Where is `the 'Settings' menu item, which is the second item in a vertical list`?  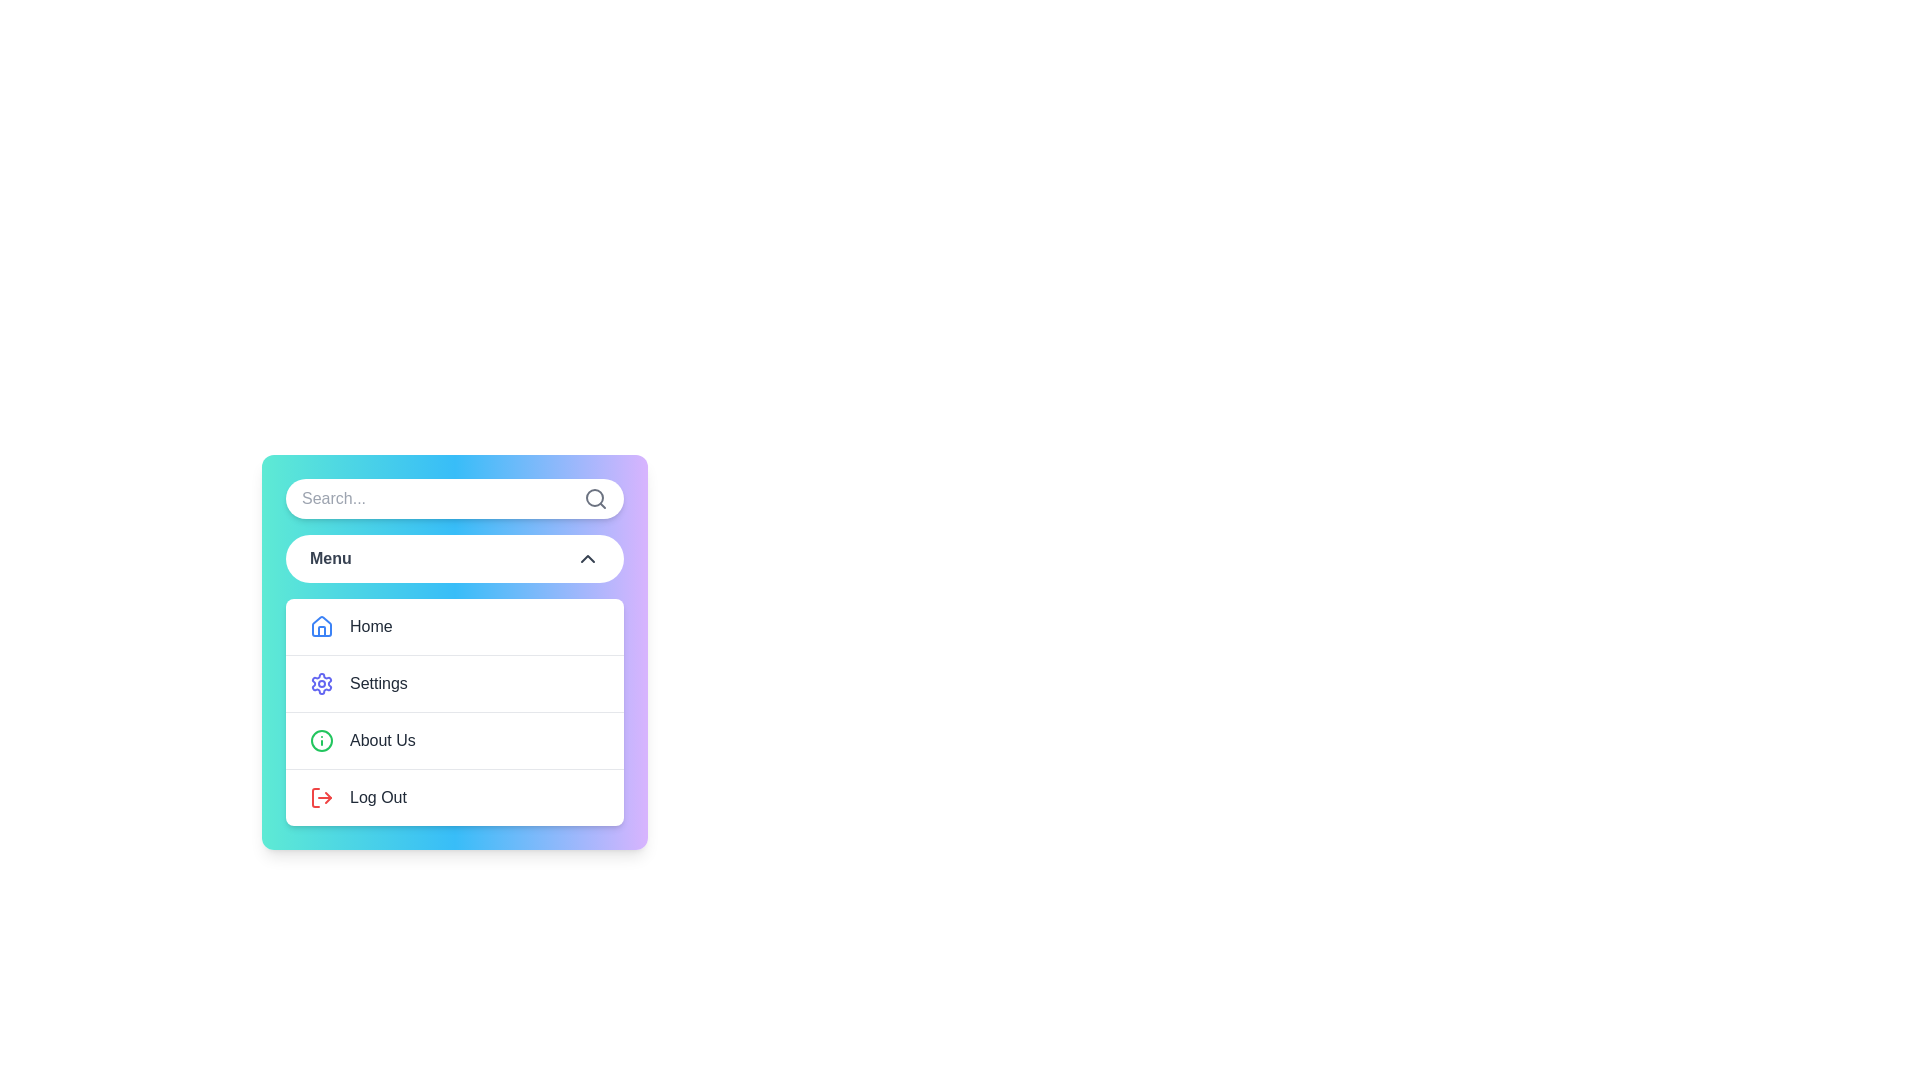
the 'Settings' menu item, which is the second item in a vertical list is located at coordinates (454, 681).